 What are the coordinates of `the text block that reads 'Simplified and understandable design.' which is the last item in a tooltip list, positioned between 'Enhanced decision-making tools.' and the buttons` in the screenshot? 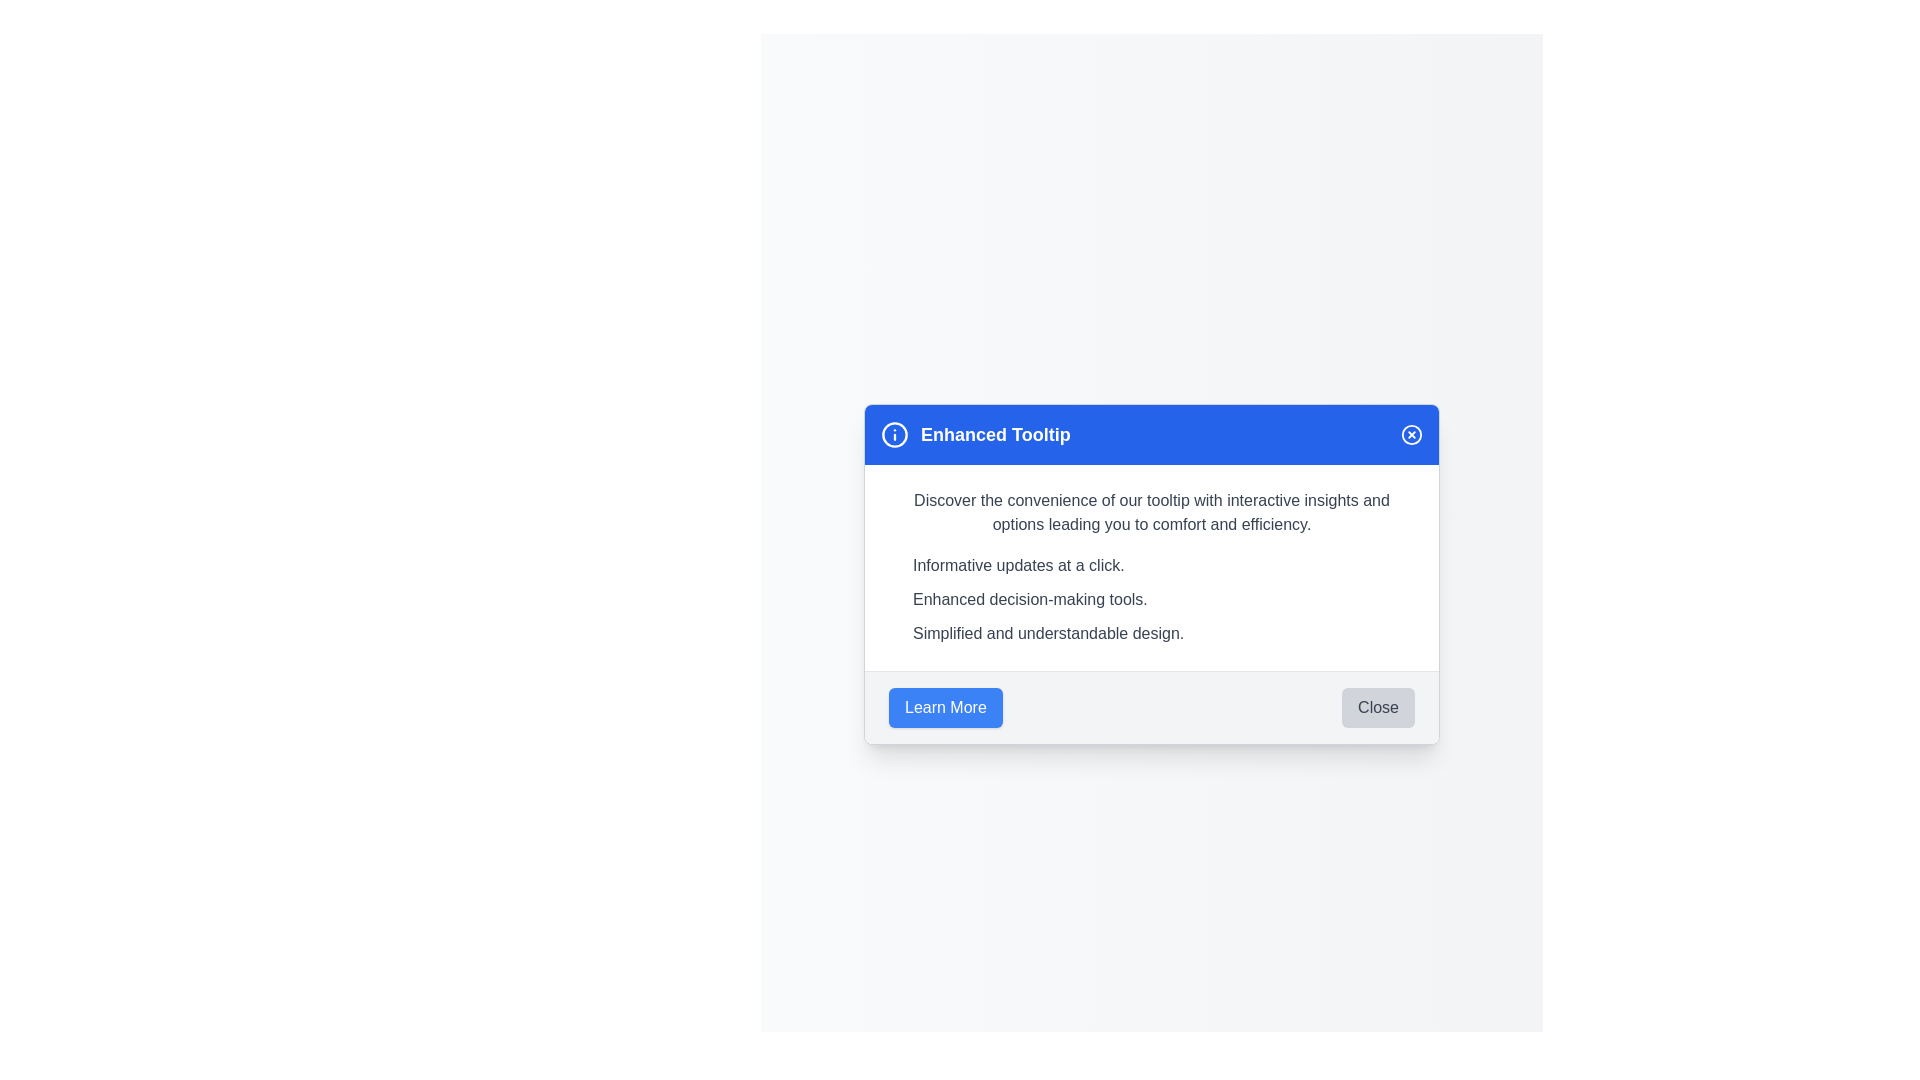 It's located at (1163, 633).